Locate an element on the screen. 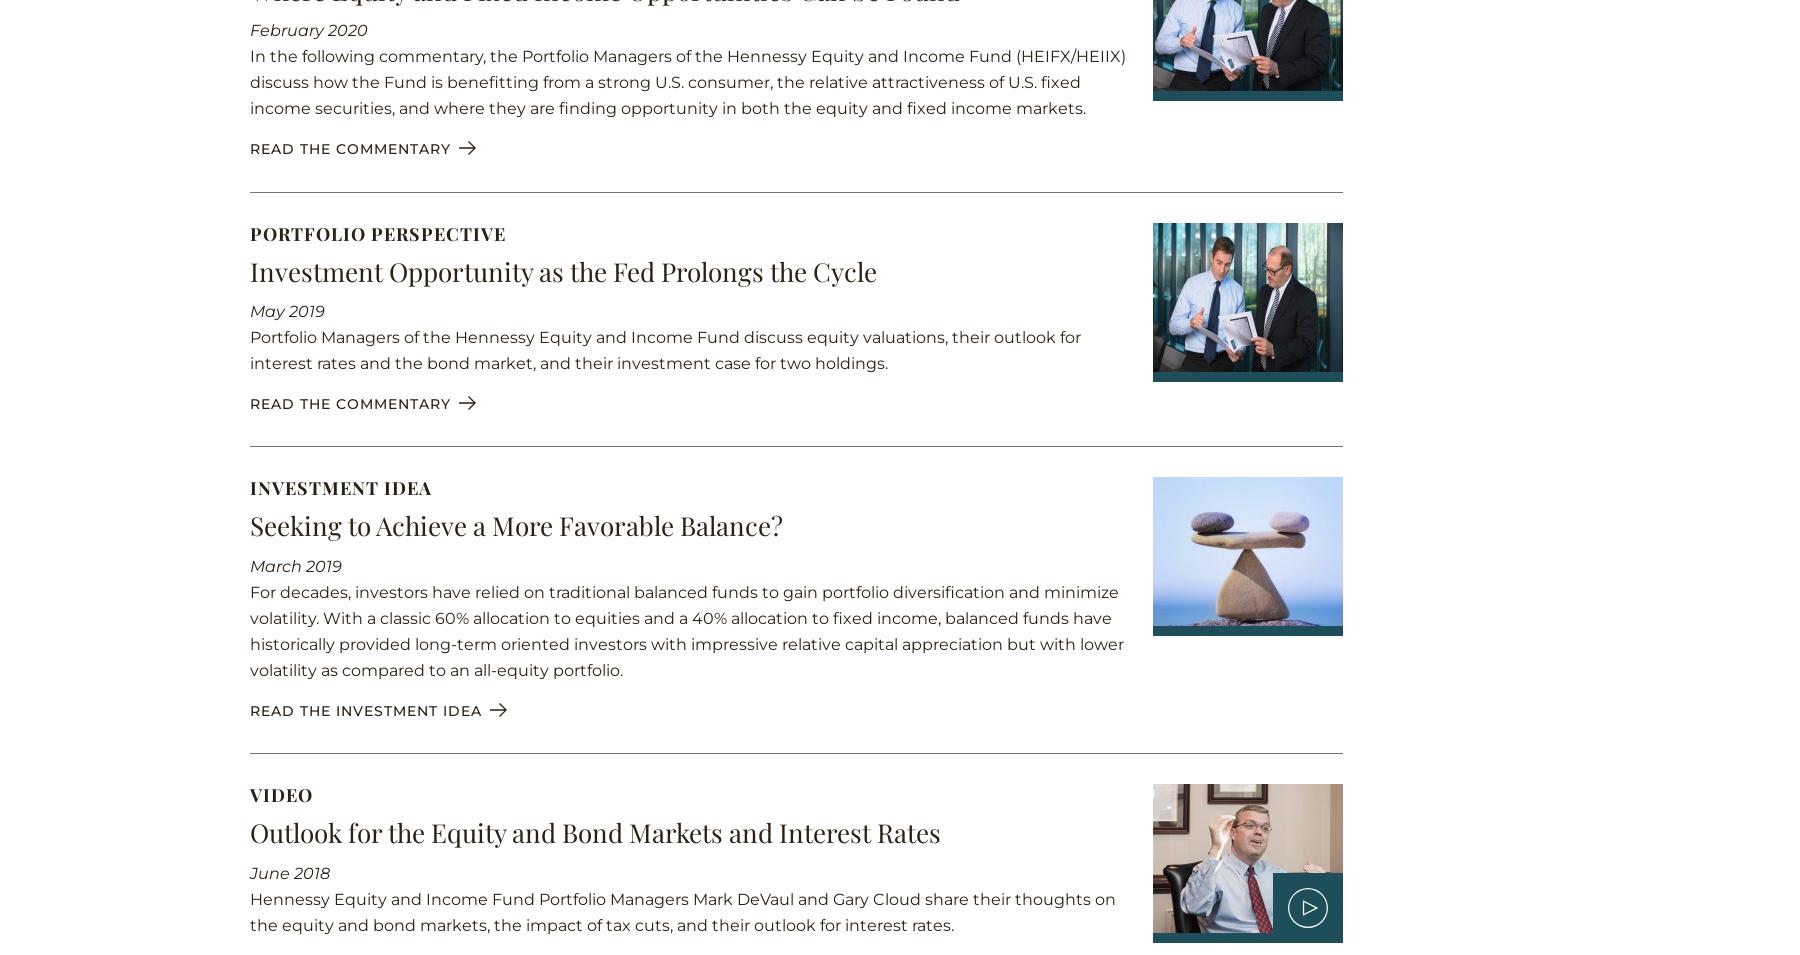  'Outlook for the Equity and Bond Markets and Interest Rates' is located at coordinates (595, 832).